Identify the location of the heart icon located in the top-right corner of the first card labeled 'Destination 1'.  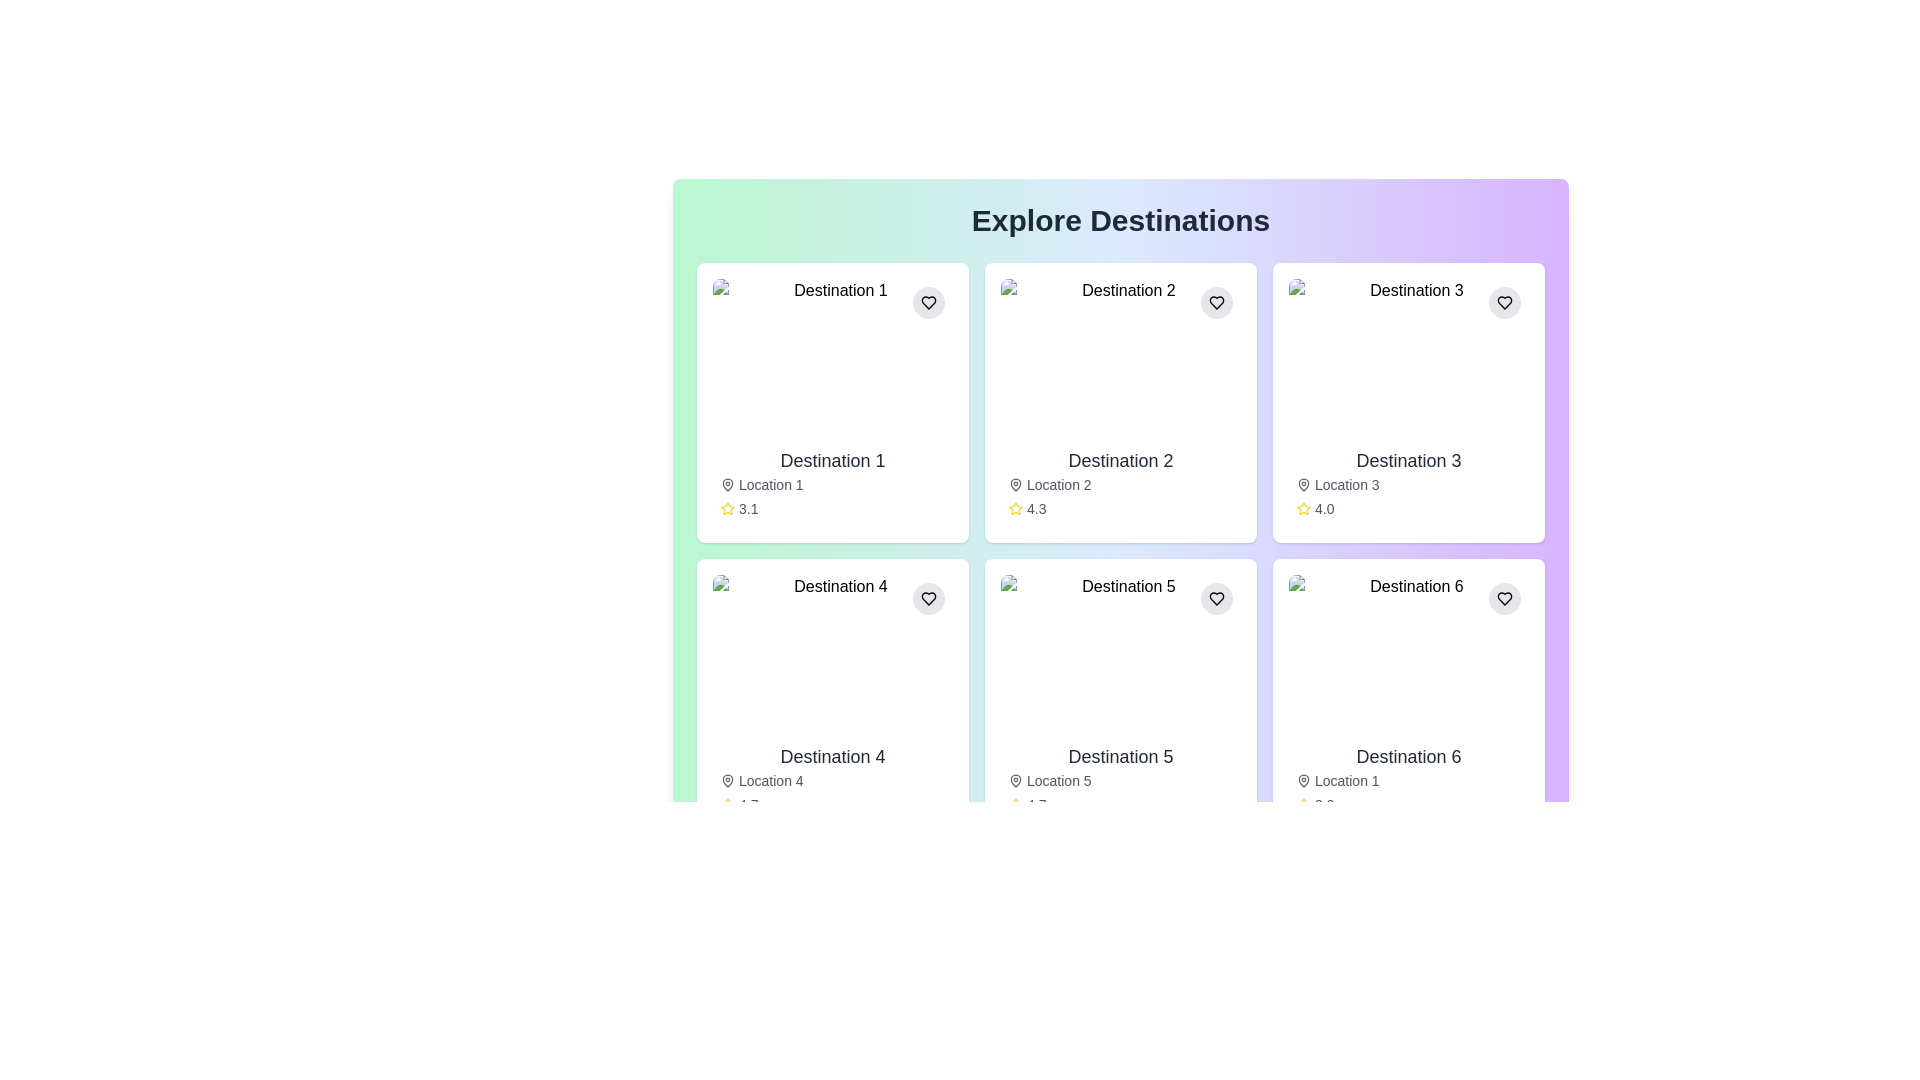
(928, 303).